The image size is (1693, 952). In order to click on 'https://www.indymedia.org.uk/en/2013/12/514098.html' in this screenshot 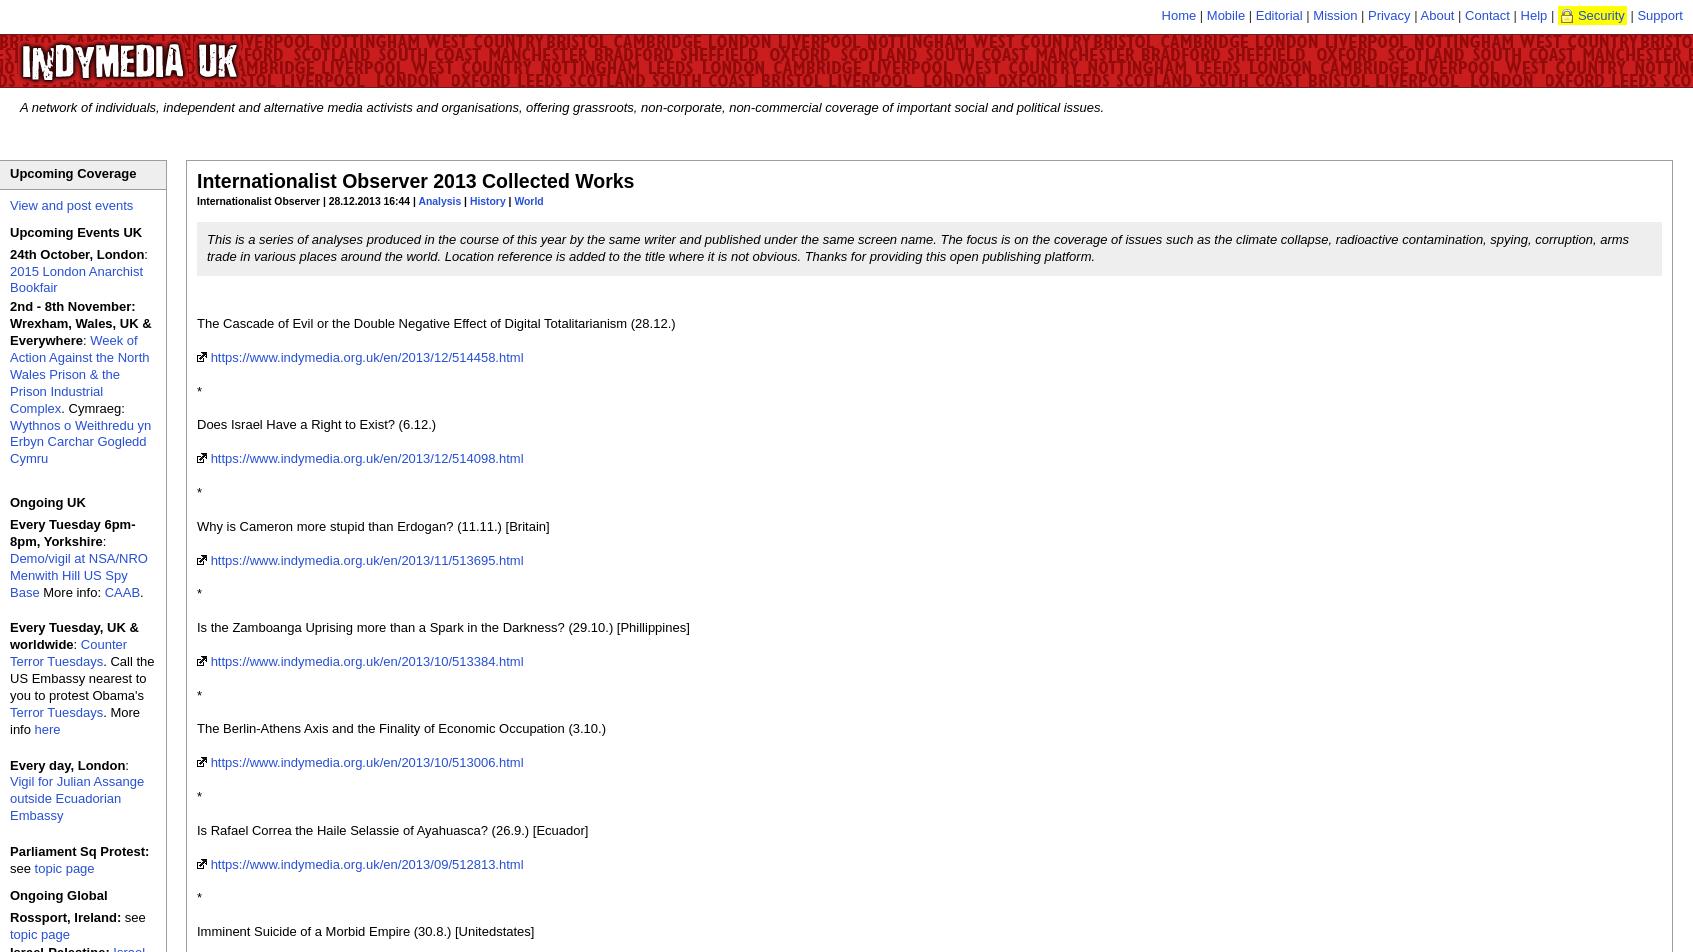, I will do `click(366, 458)`.